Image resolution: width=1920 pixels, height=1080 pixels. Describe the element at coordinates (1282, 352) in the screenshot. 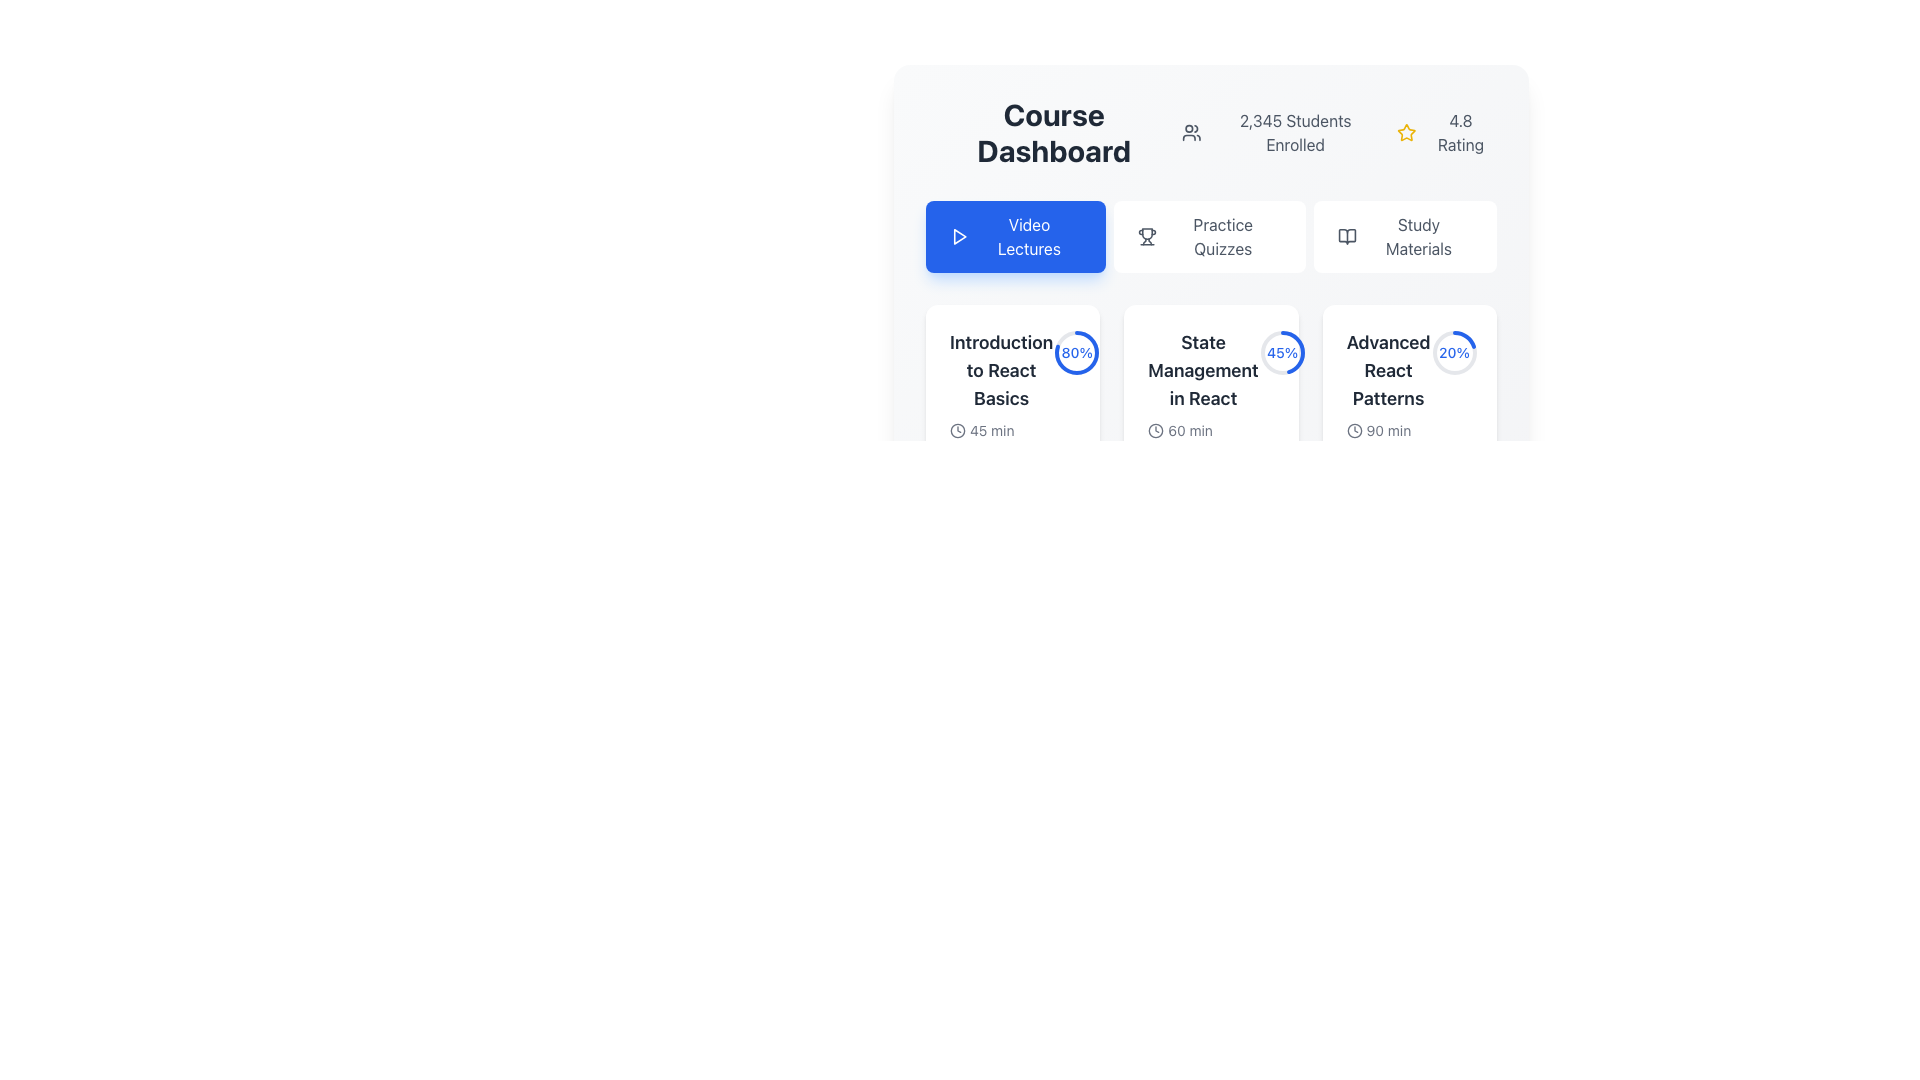

I see `the Circular progress visual indicator located at the top-right corner of the 'State Management in React' card, which visually represents progress with a partially filled gray stroke` at that location.